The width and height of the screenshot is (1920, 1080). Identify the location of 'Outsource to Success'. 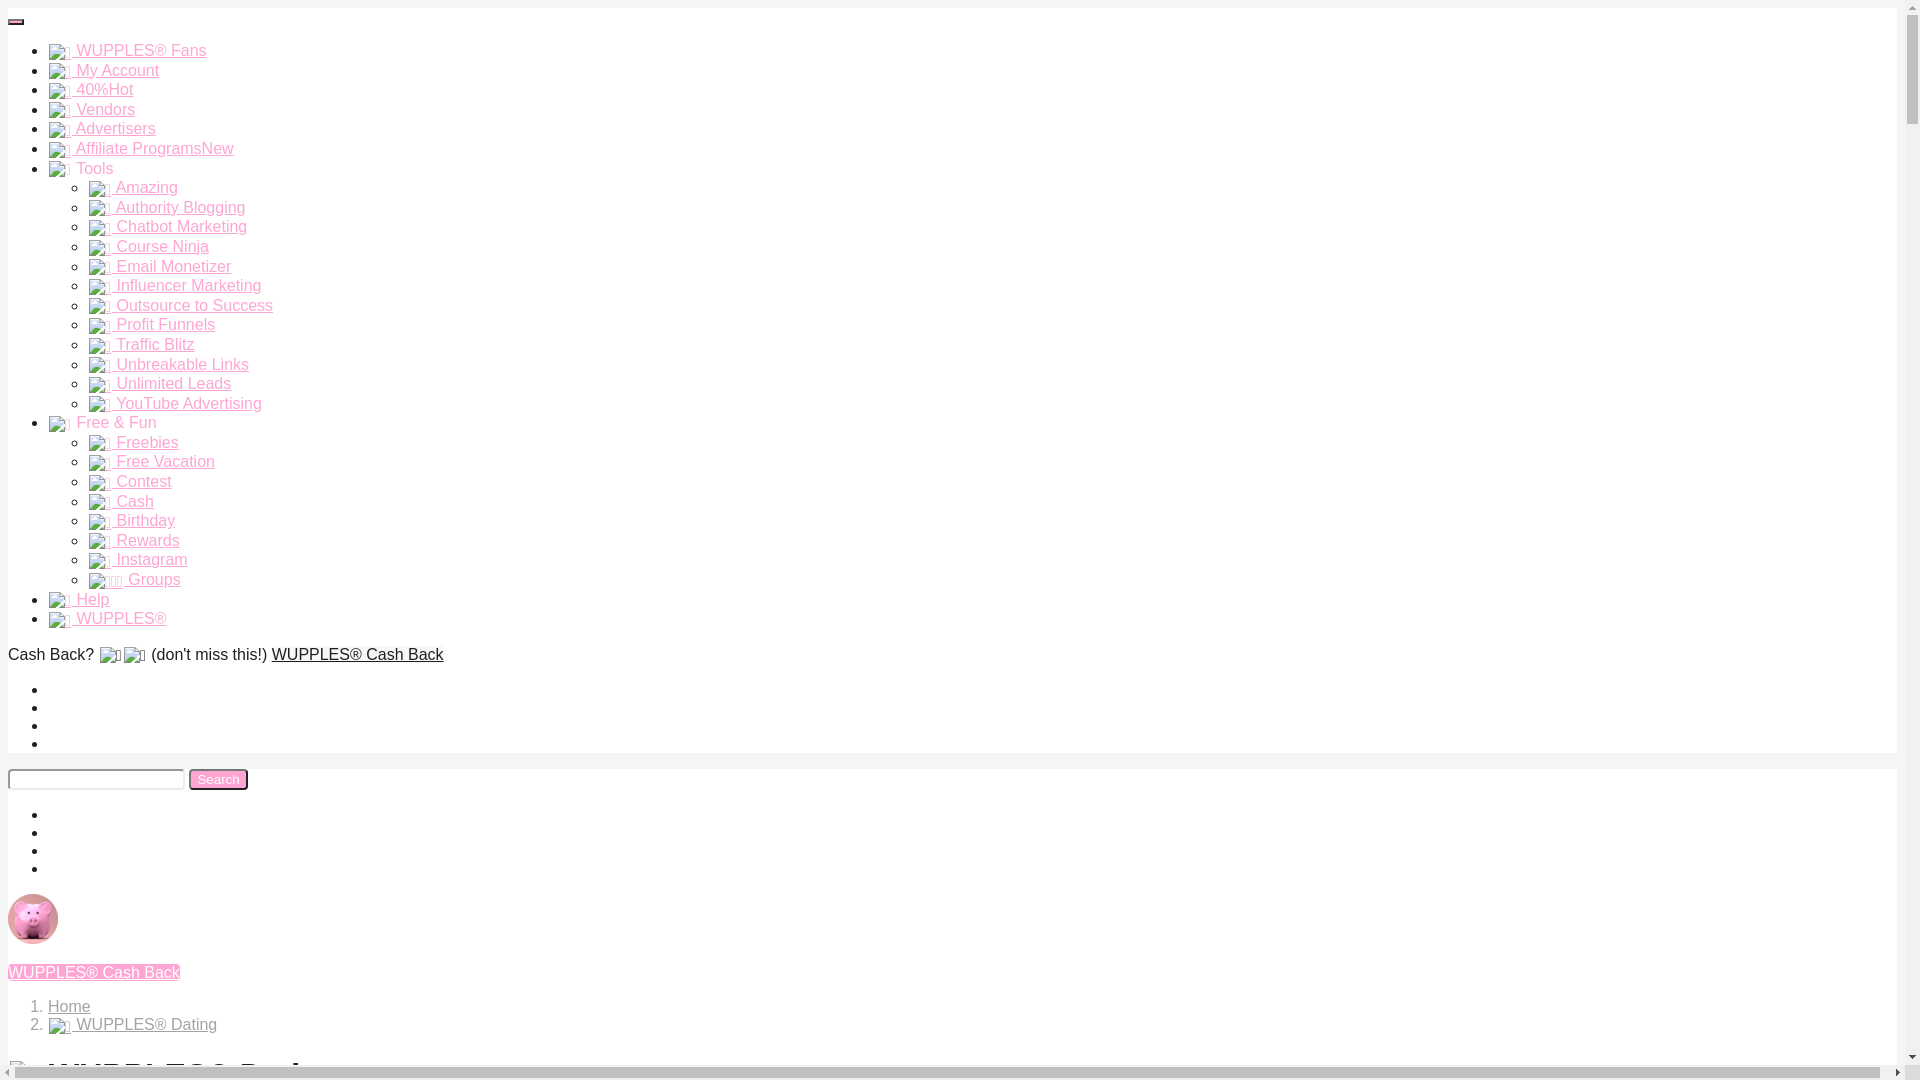
(180, 305).